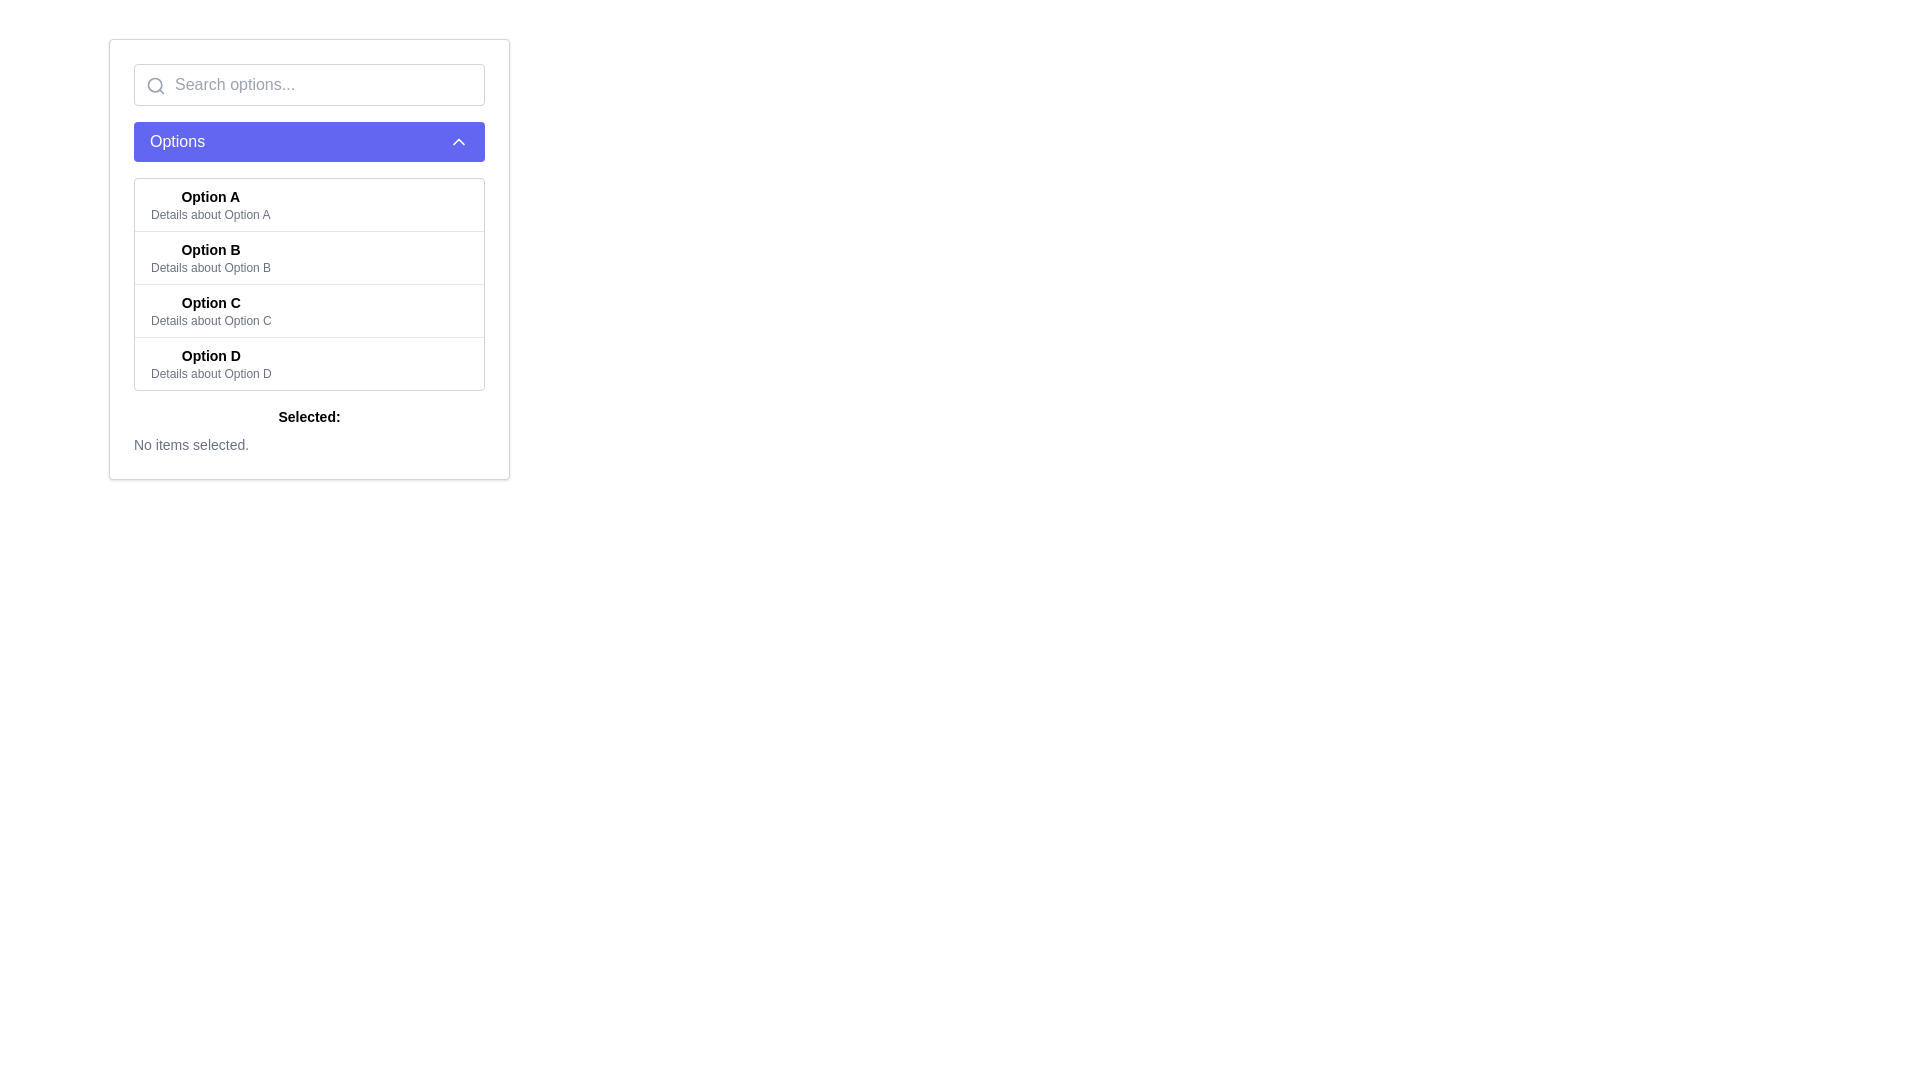 The image size is (1920, 1080). I want to click on the static text label that identifies the associated option in the dropdown list titled 'Option D', positioned as the first line within that section, so click(211, 354).